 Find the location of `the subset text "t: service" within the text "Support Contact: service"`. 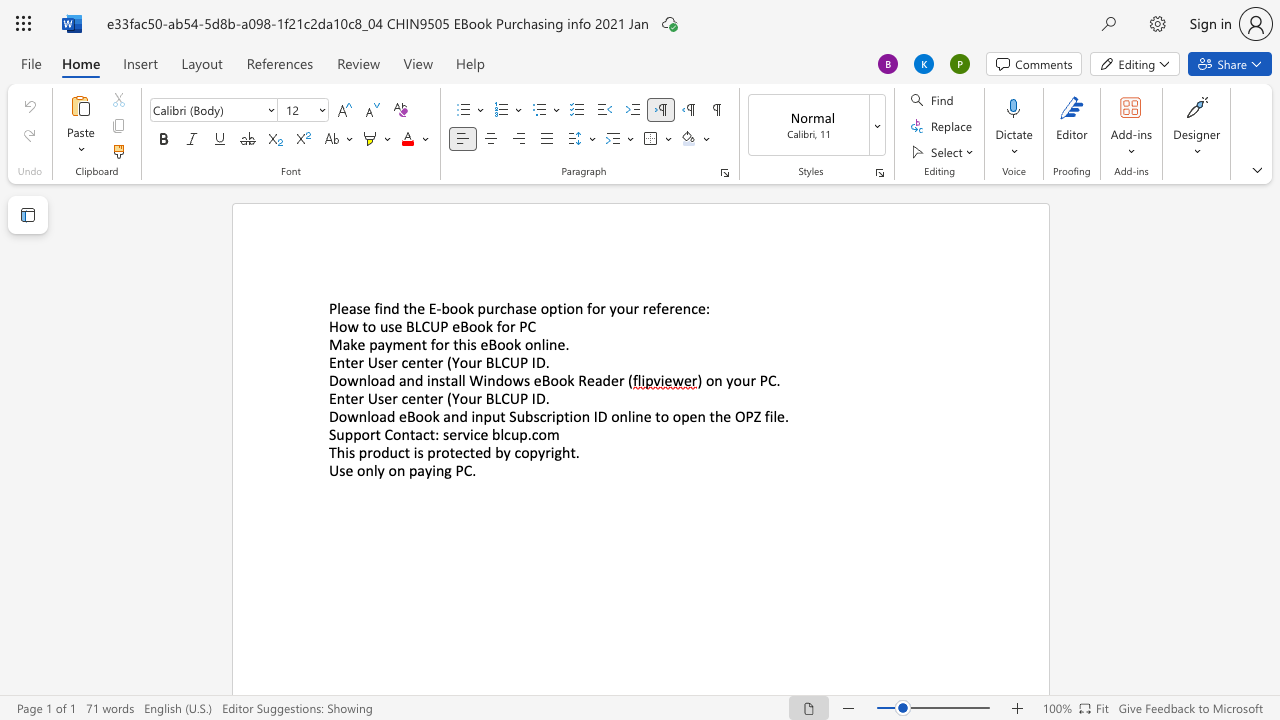

the subset text "t: service" within the text "Support Contact: service" is located at coordinates (428, 433).